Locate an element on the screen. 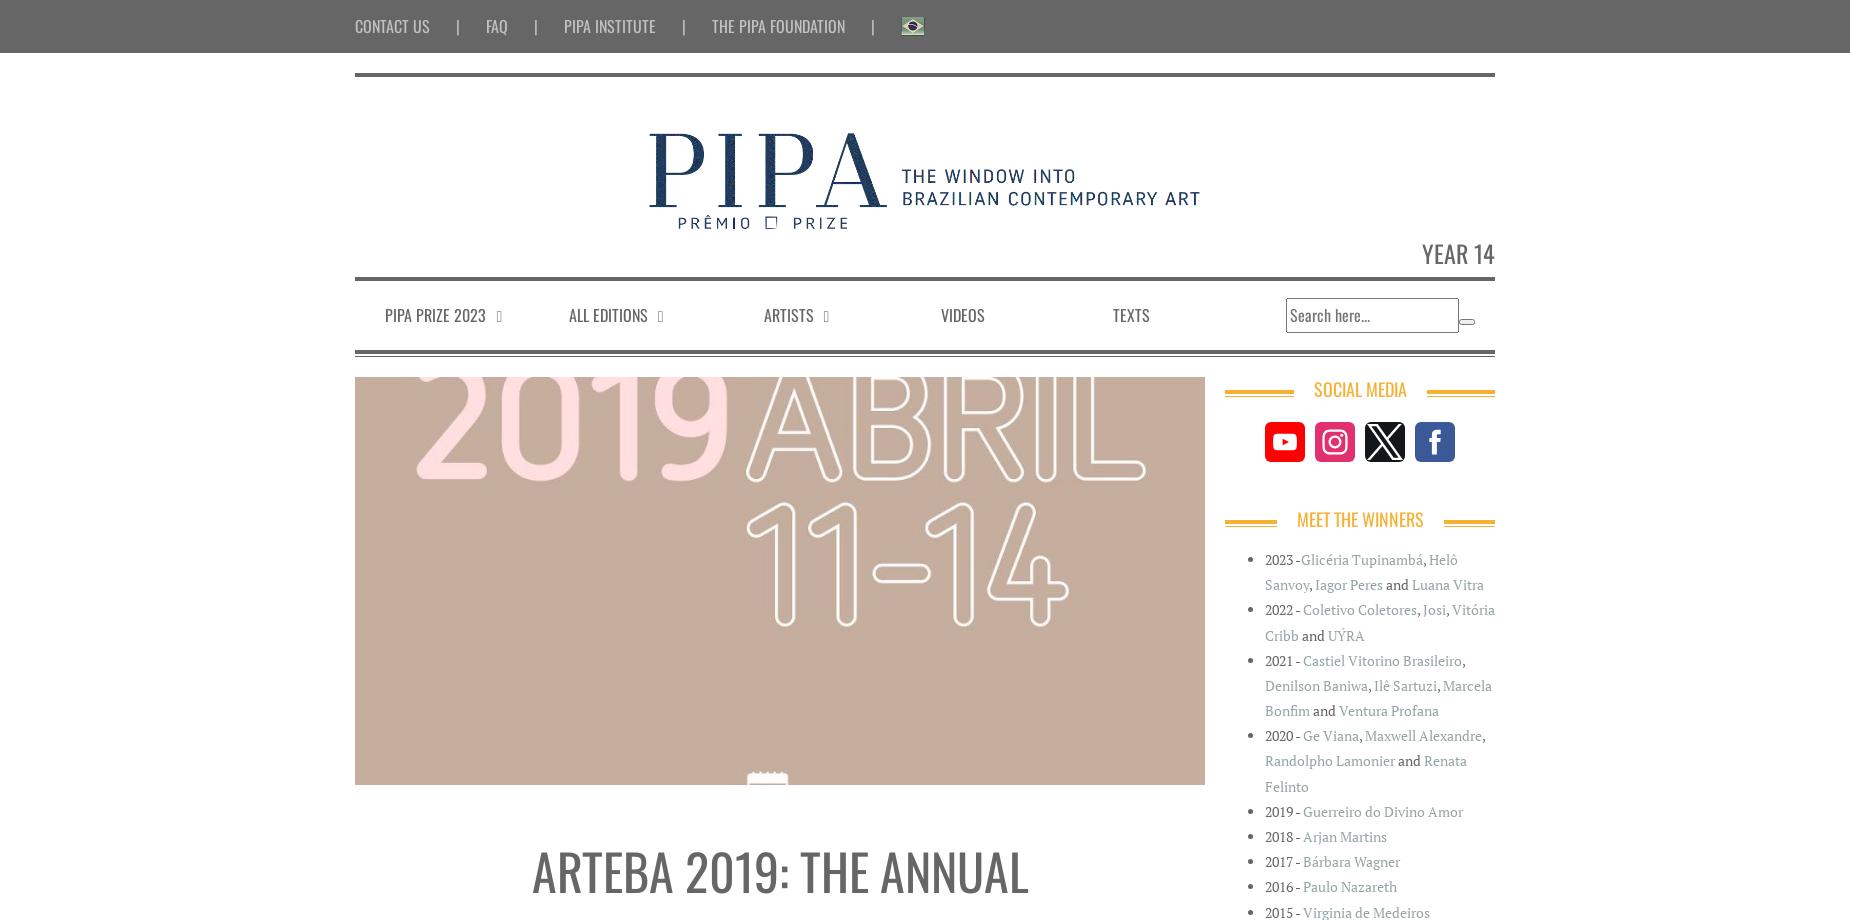 The height and width of the screenshot is (920, 1850). 'Marcela Bonfim' is located at coordinates (1264, 697).